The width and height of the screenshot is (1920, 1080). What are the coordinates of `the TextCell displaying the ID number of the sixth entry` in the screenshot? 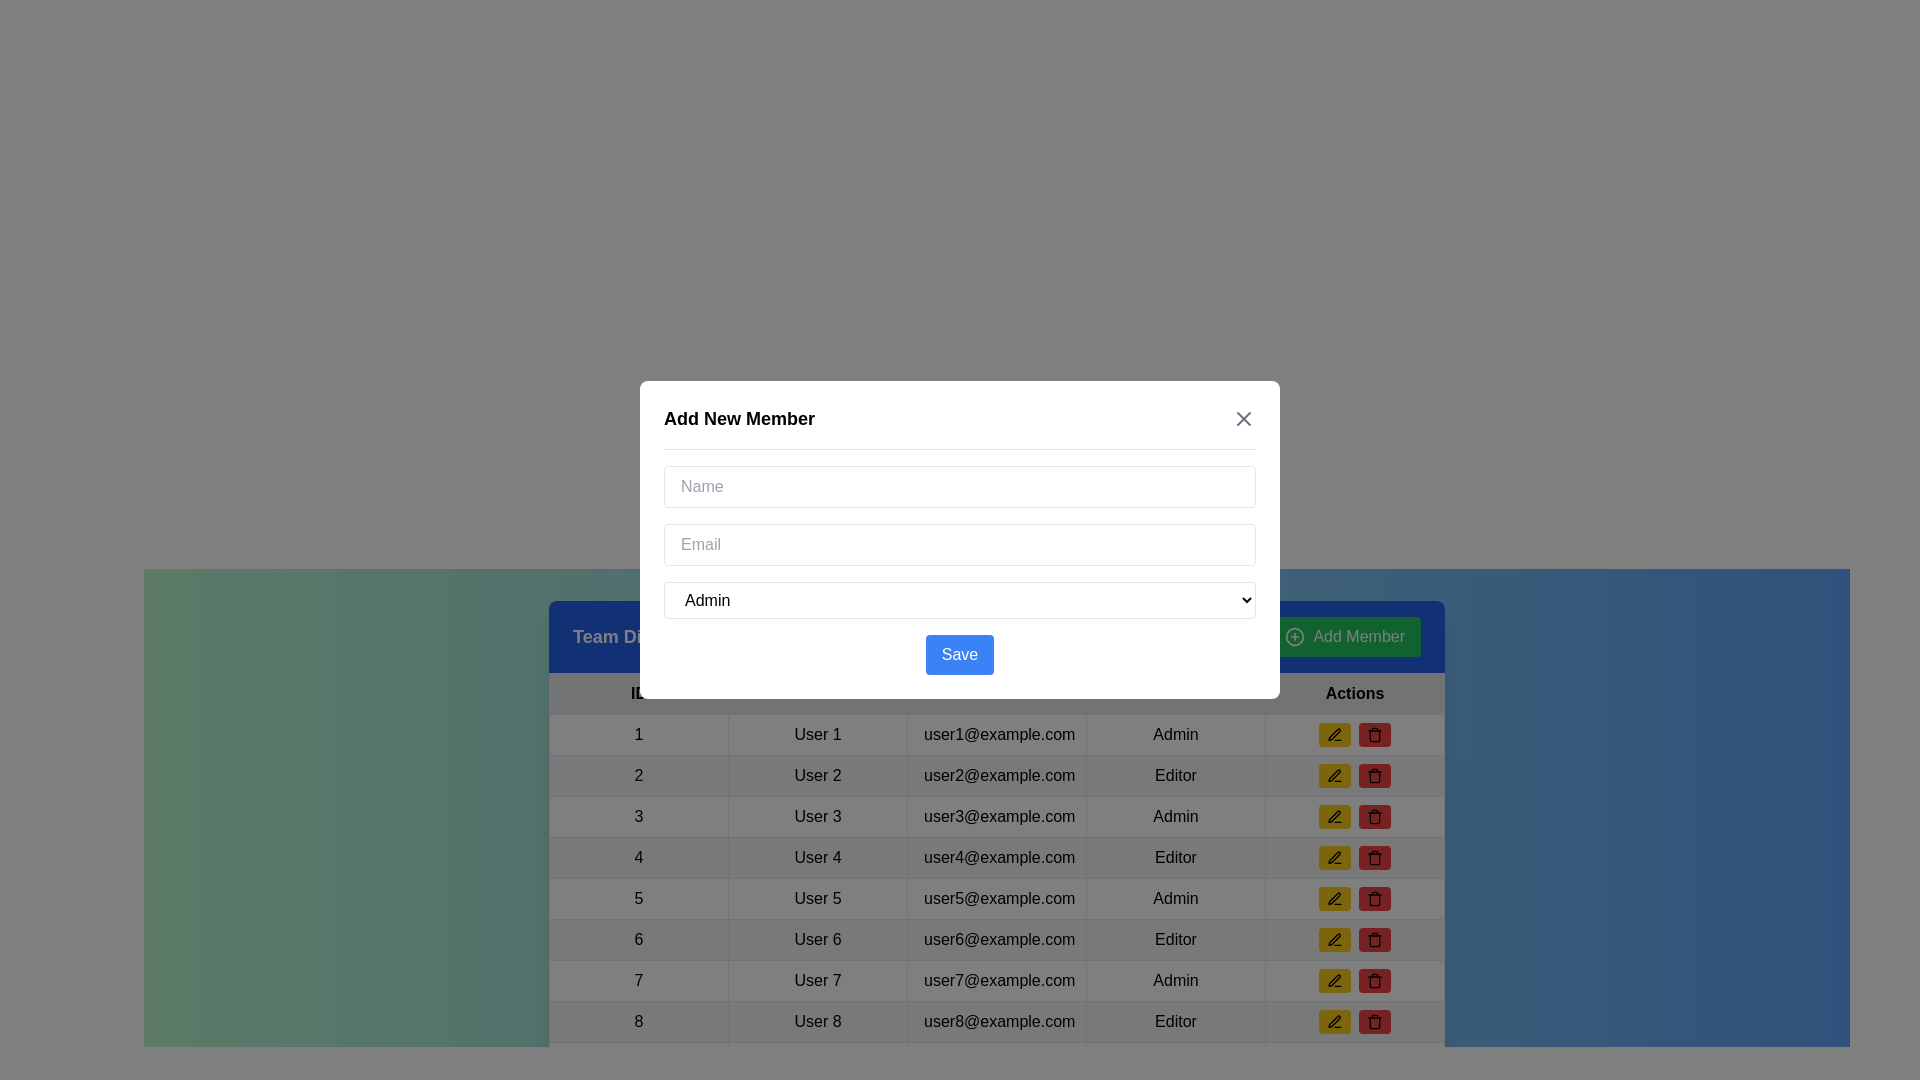 It's located at (637, 940).